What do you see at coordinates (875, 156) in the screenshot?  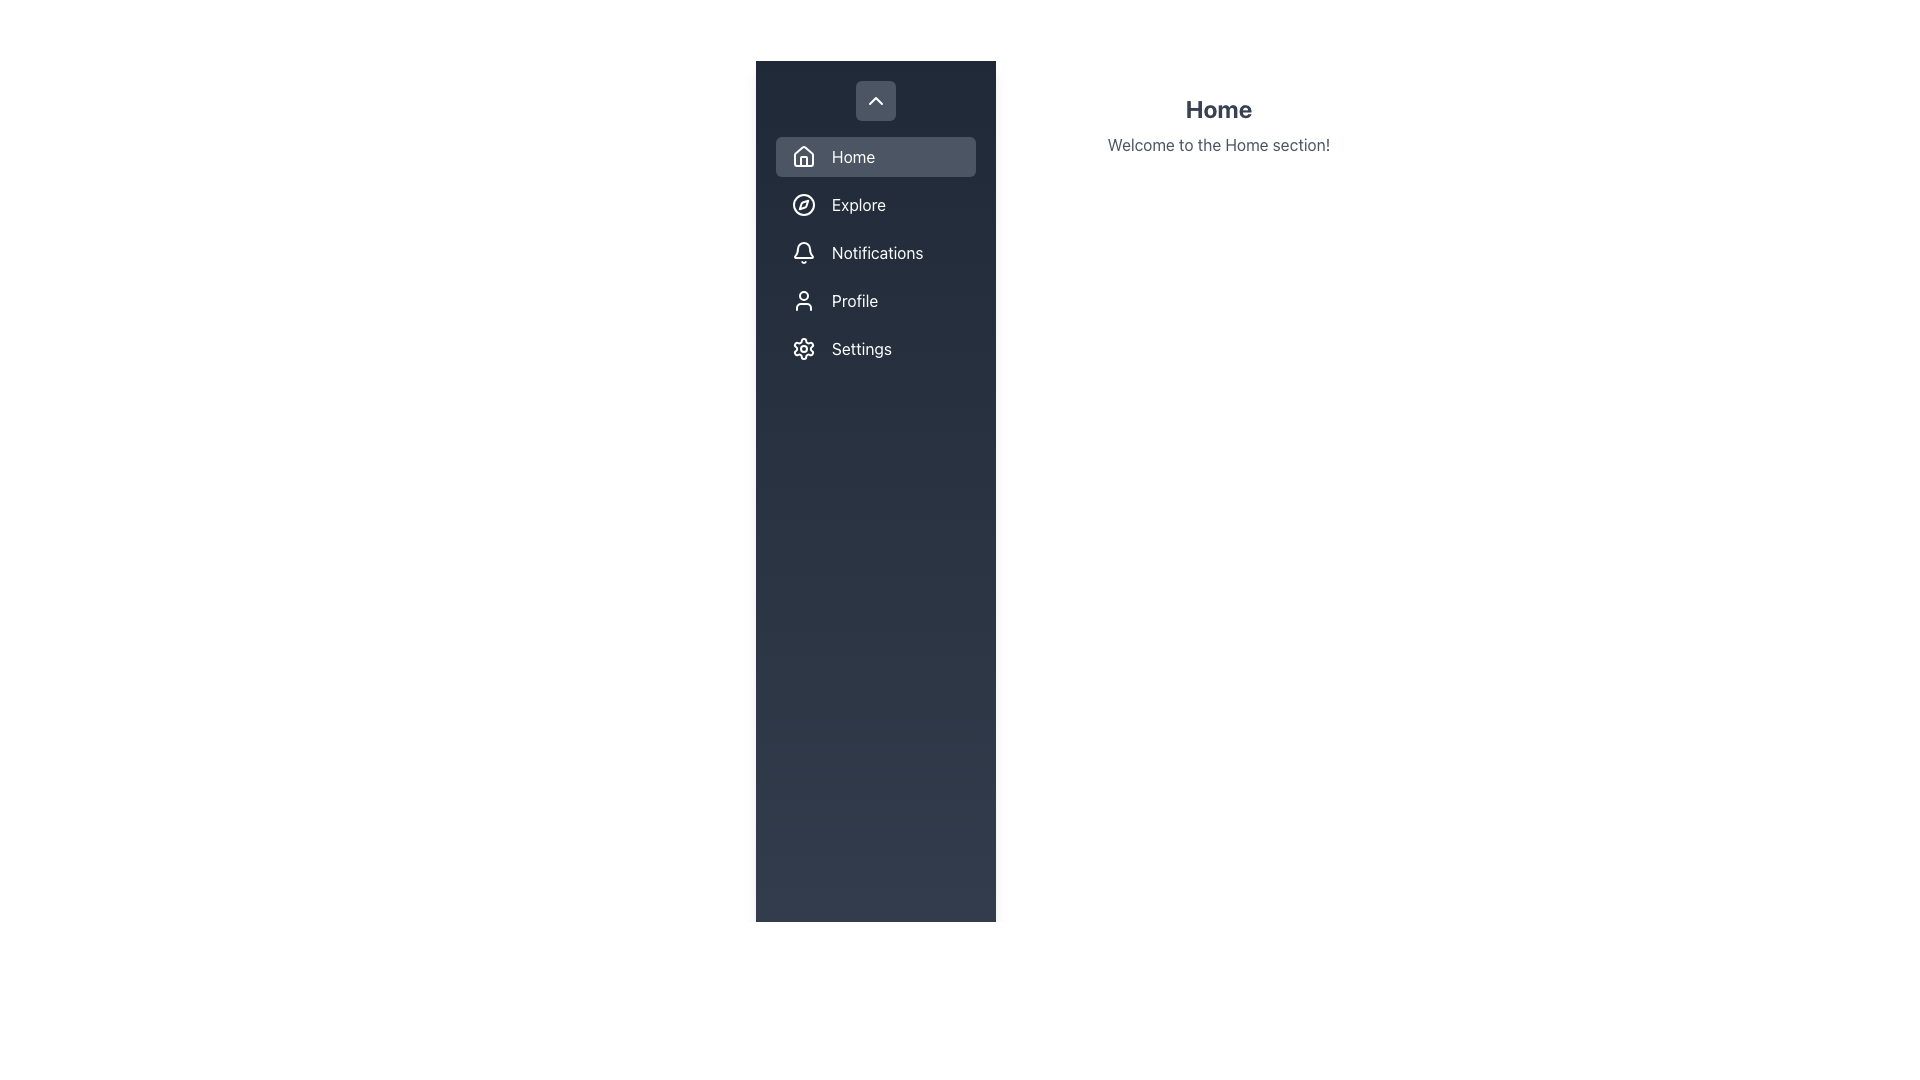 I see `the first button in the vertical list of navigation options in the left-side panel` at bounding box center [875, 156].